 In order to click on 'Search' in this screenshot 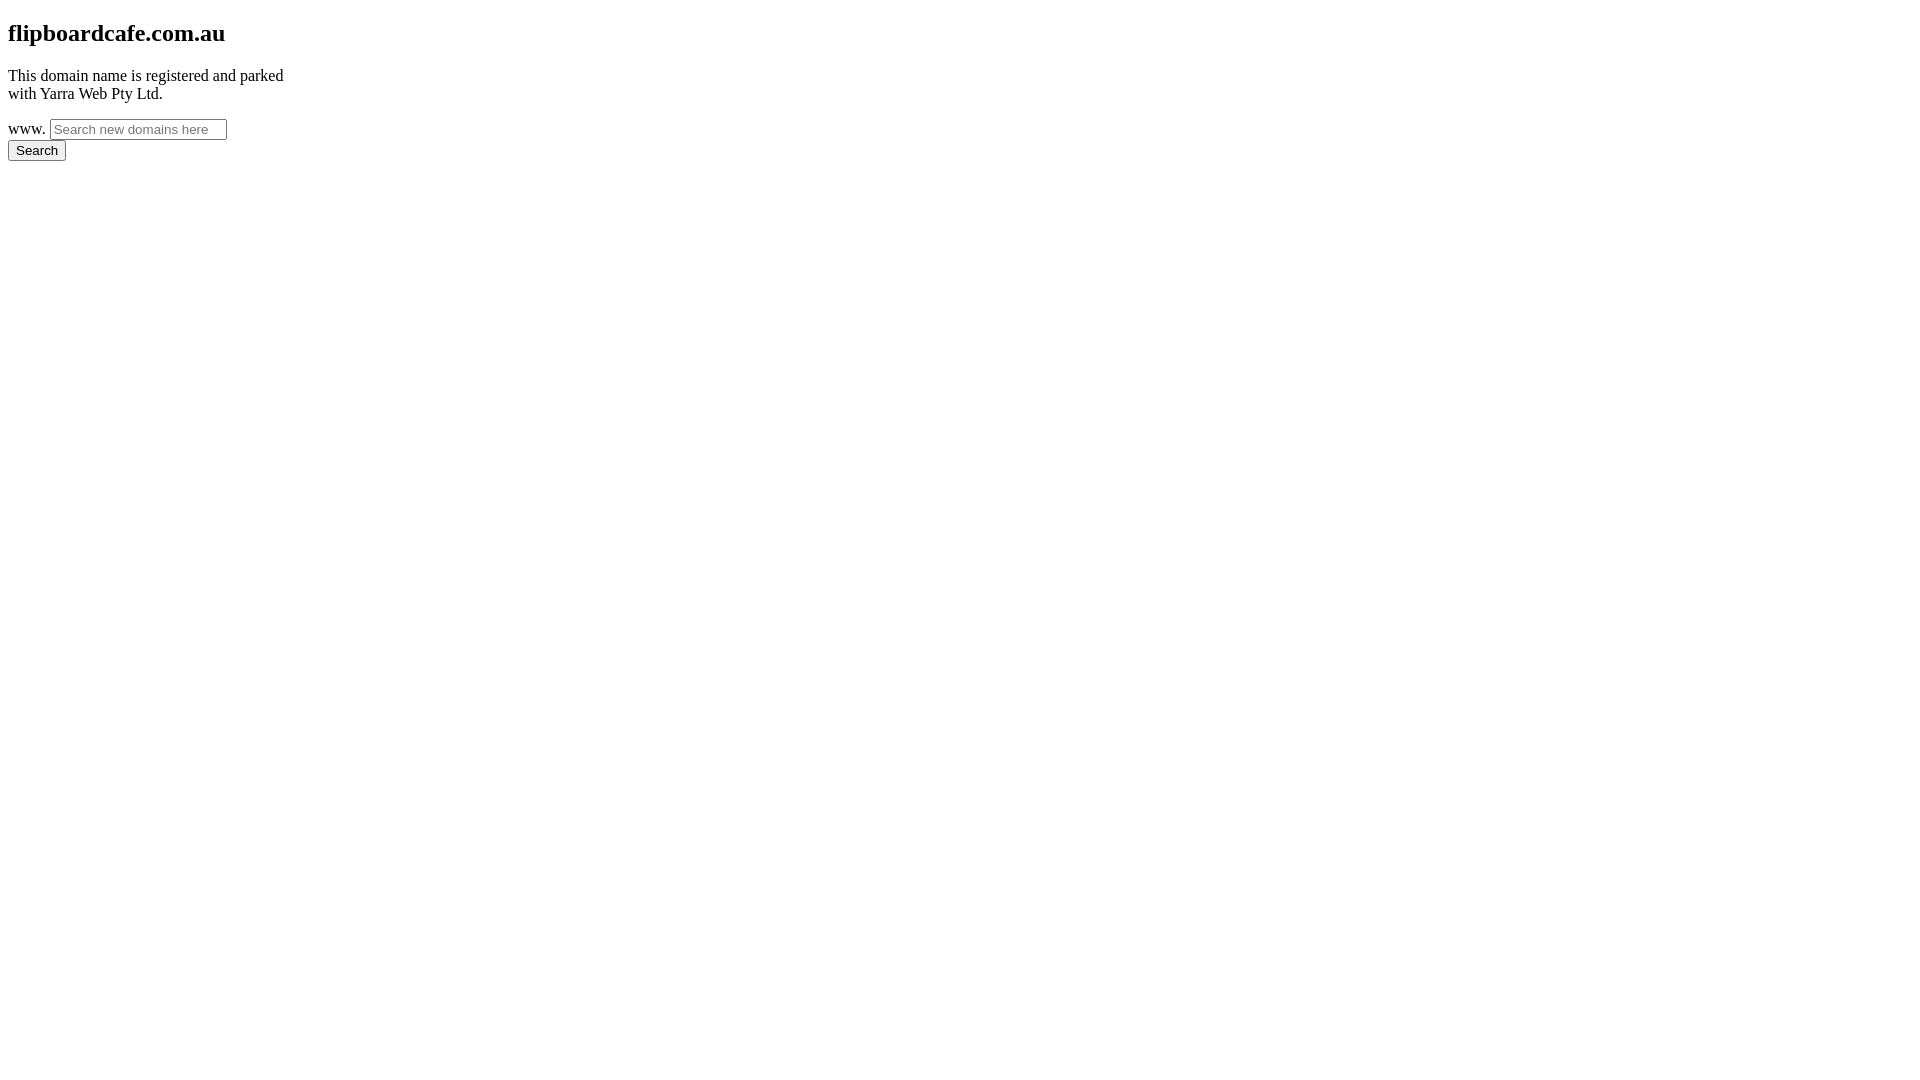, I will do `click(8, 149)`.